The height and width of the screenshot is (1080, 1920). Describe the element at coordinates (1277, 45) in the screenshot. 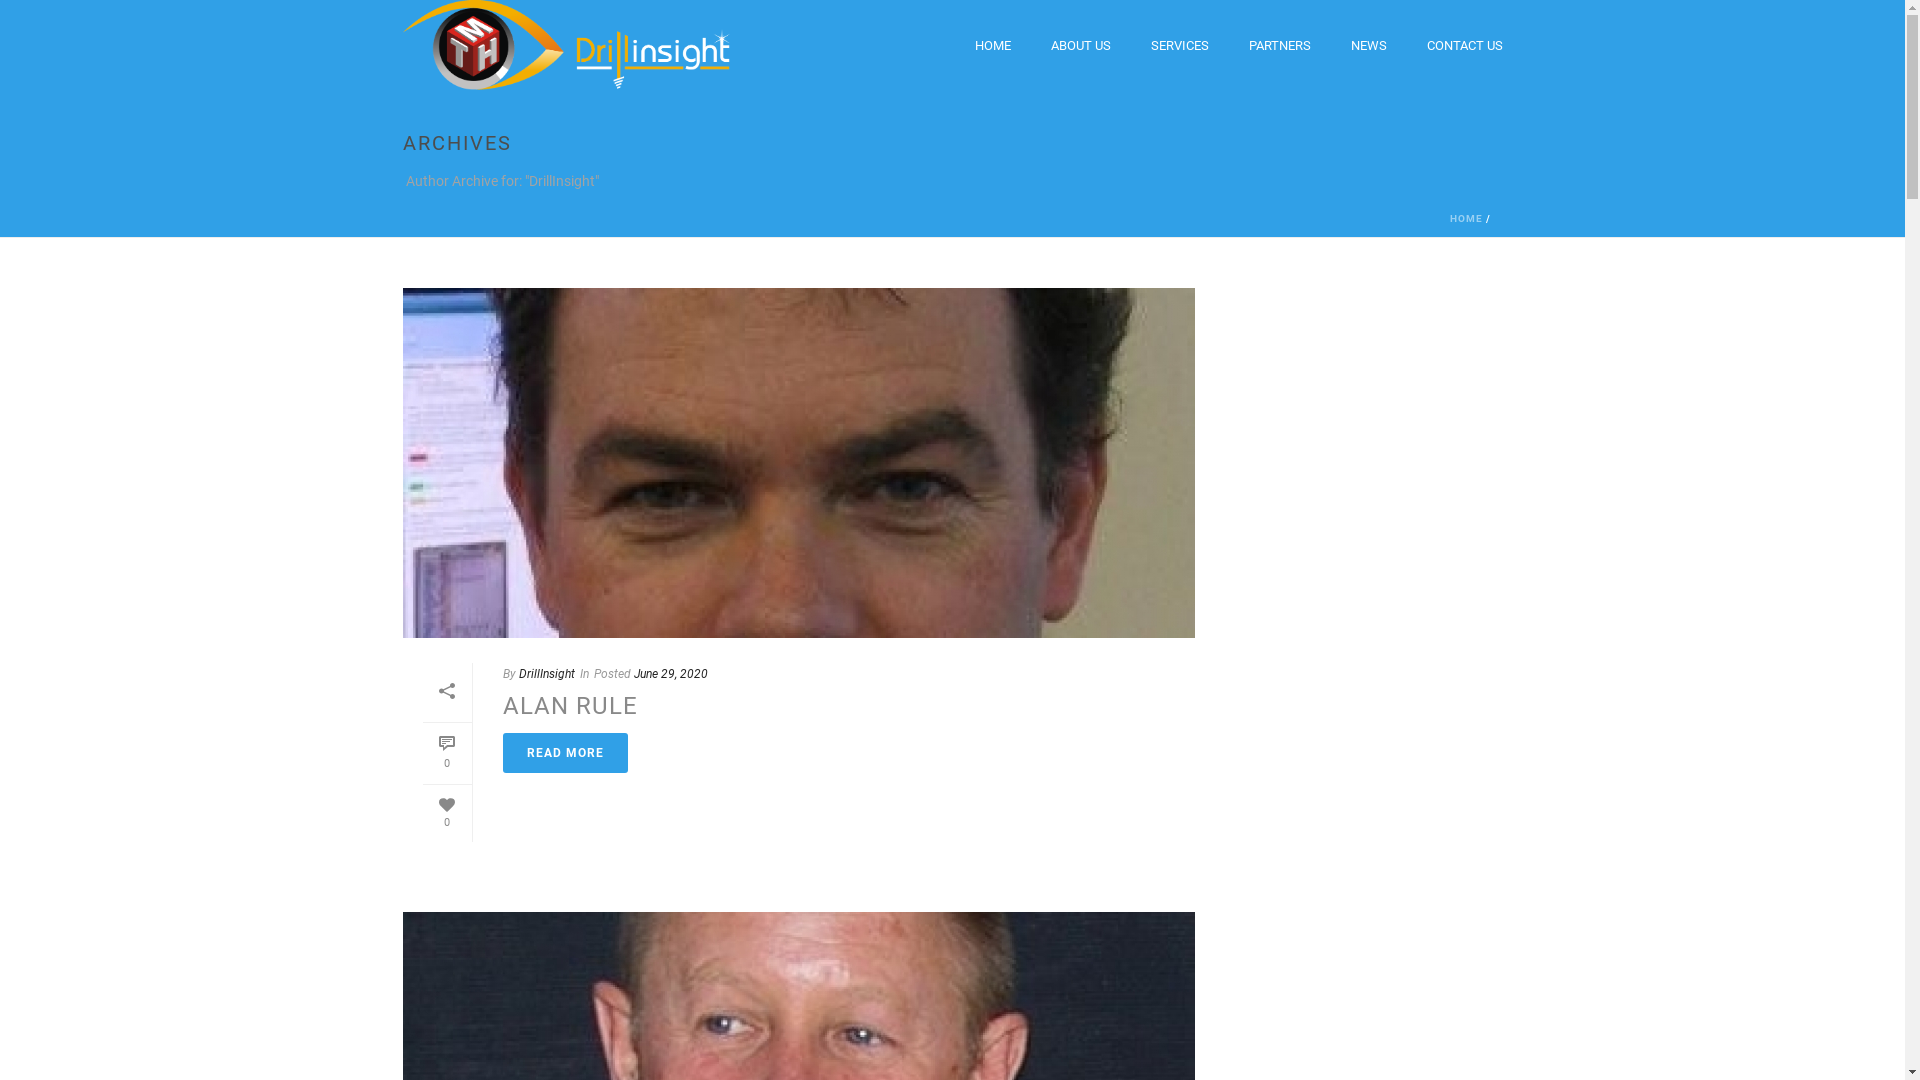

I see `'PARTNERS'` at that location.